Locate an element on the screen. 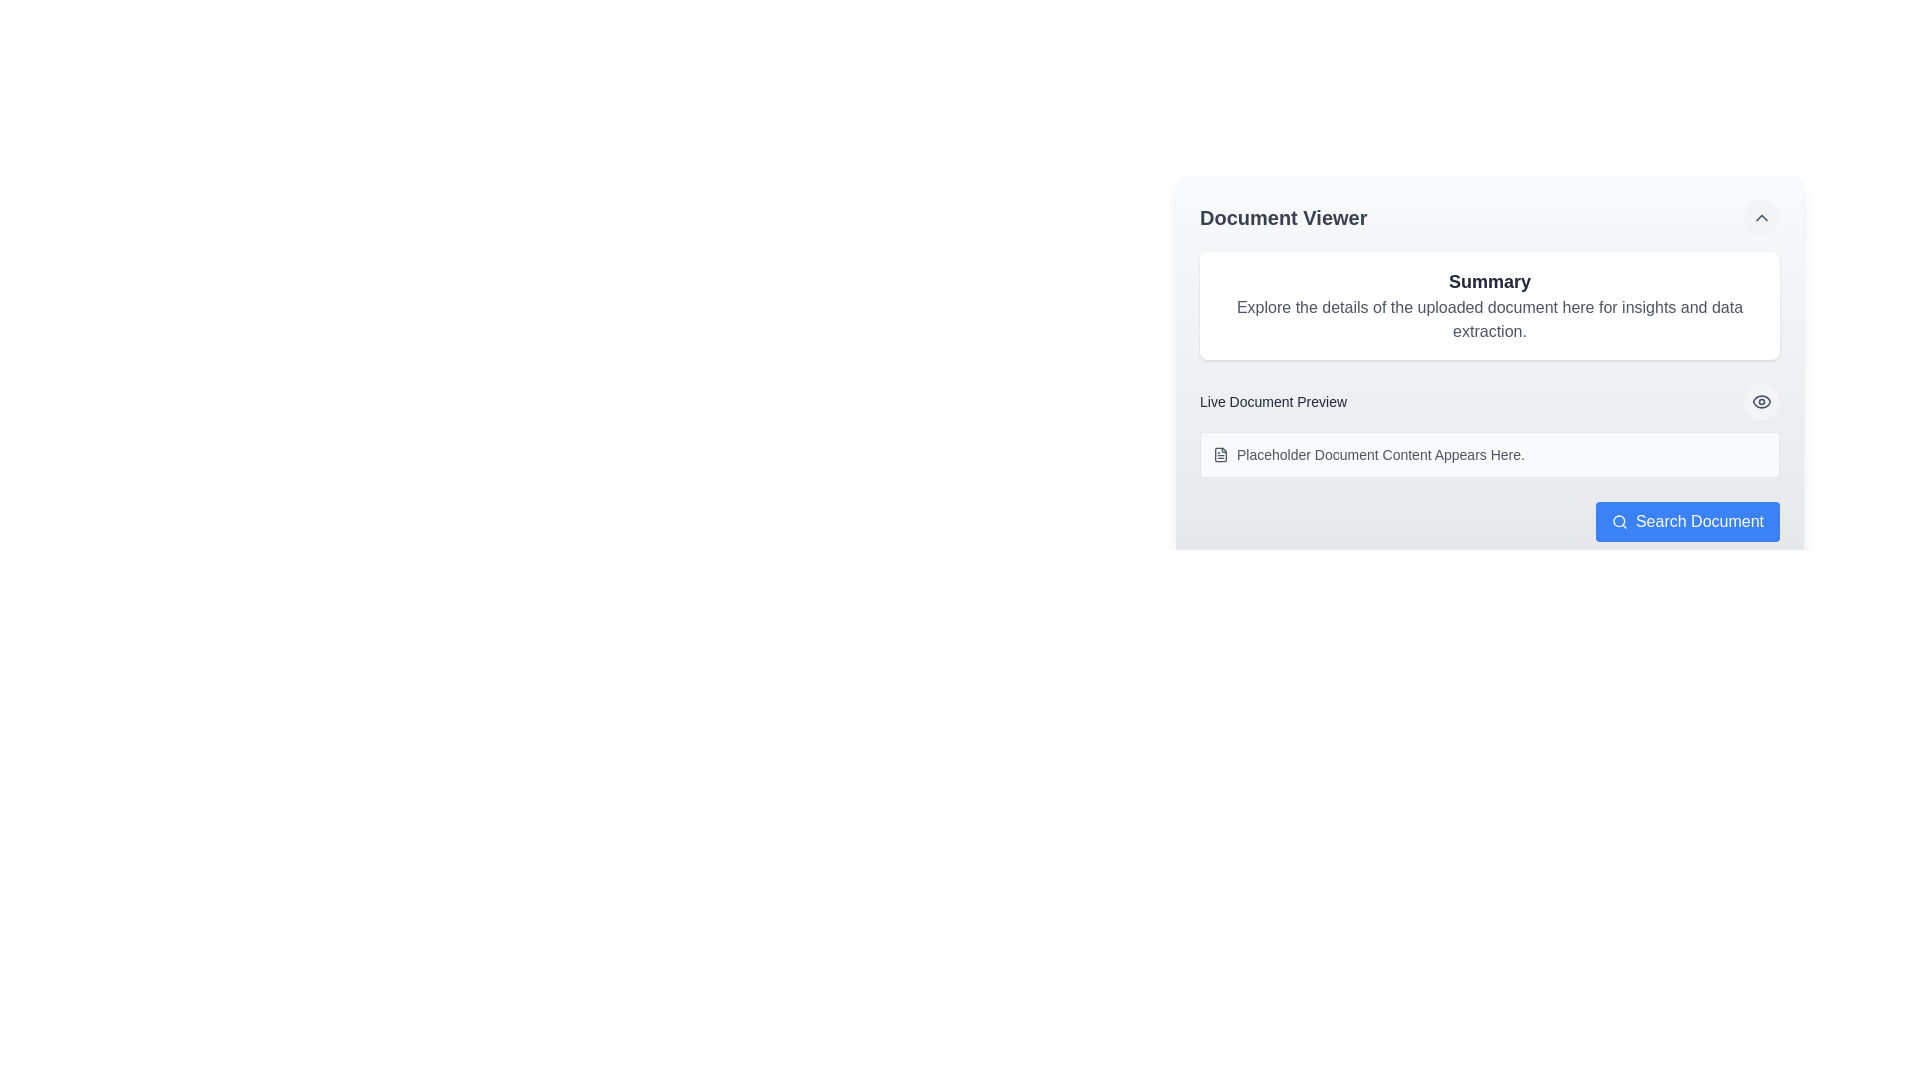 This screenshot has height=1080, width=1920. the circular button with a light gray background and an eye icon is located at coordinates (1761, 401).